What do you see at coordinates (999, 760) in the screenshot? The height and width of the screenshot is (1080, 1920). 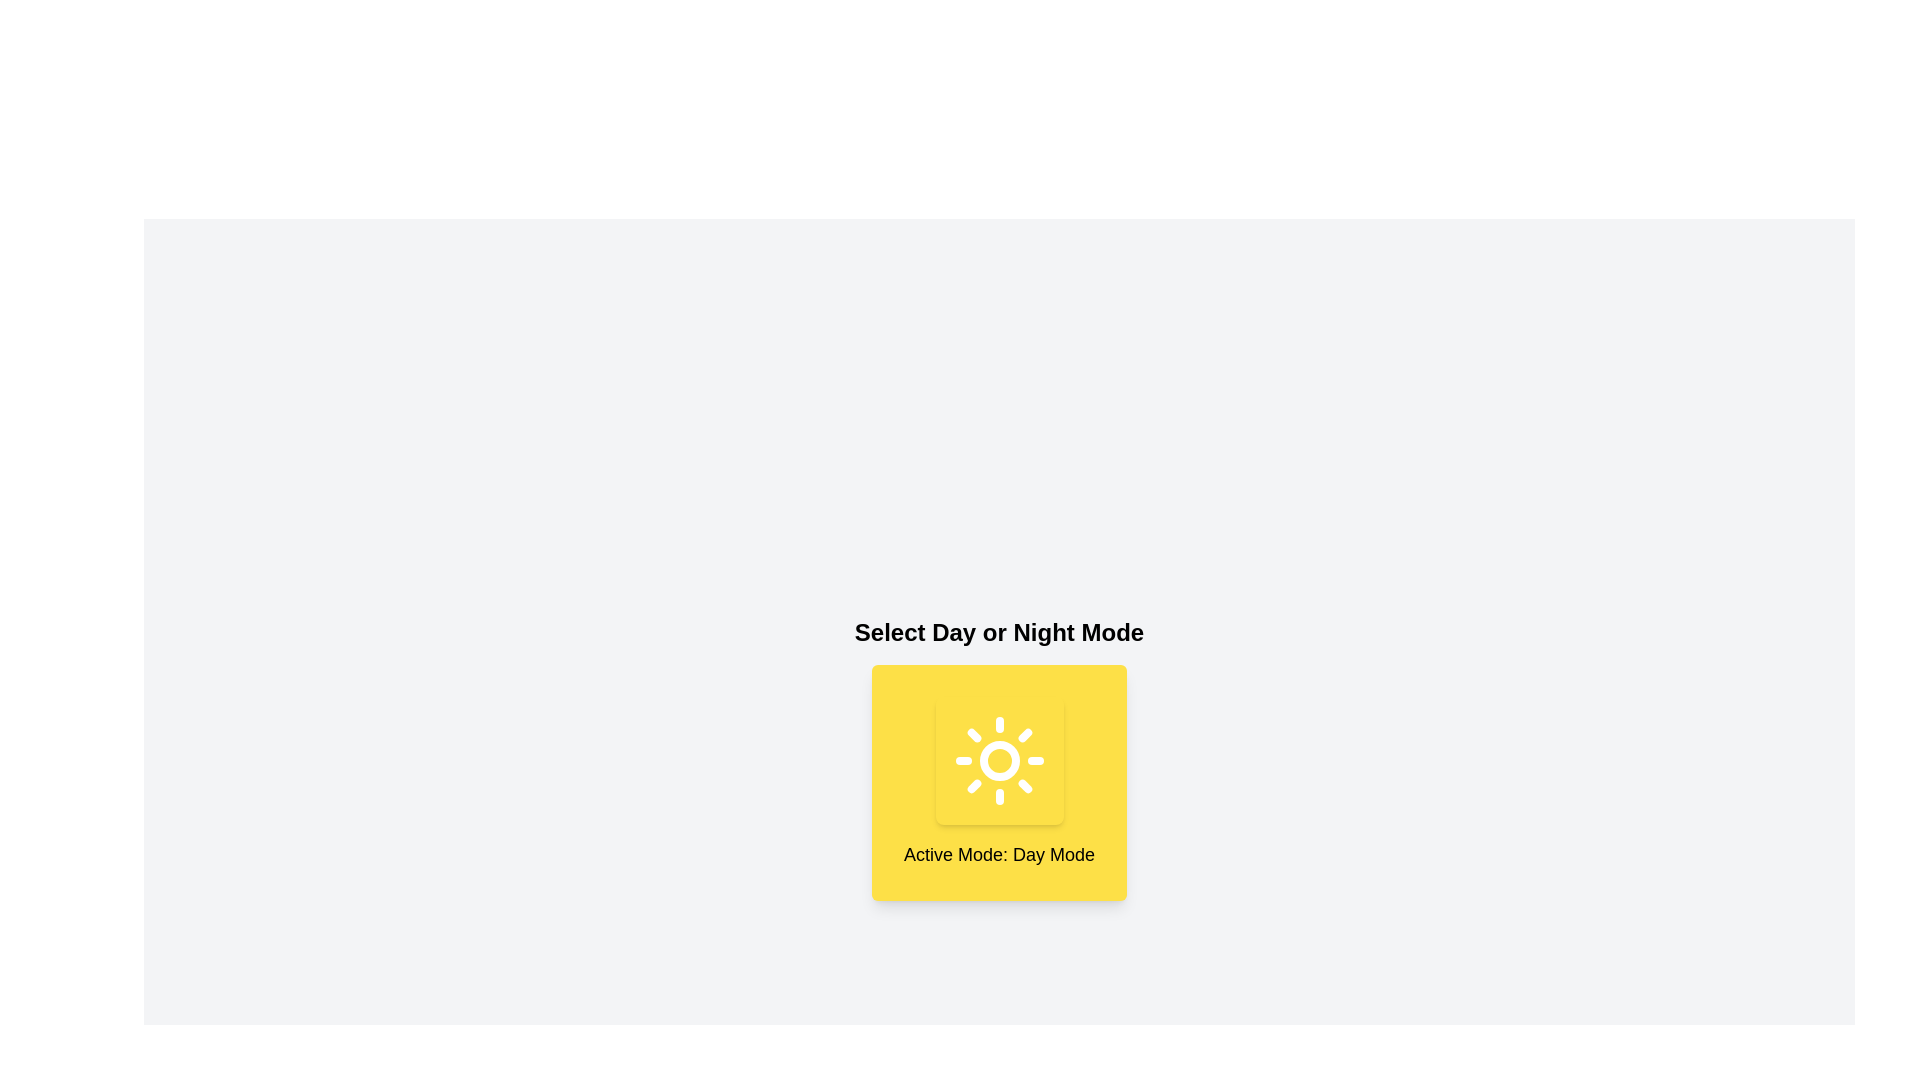 I see `the button to observe any hover effects` at bounding box center [999, 760].